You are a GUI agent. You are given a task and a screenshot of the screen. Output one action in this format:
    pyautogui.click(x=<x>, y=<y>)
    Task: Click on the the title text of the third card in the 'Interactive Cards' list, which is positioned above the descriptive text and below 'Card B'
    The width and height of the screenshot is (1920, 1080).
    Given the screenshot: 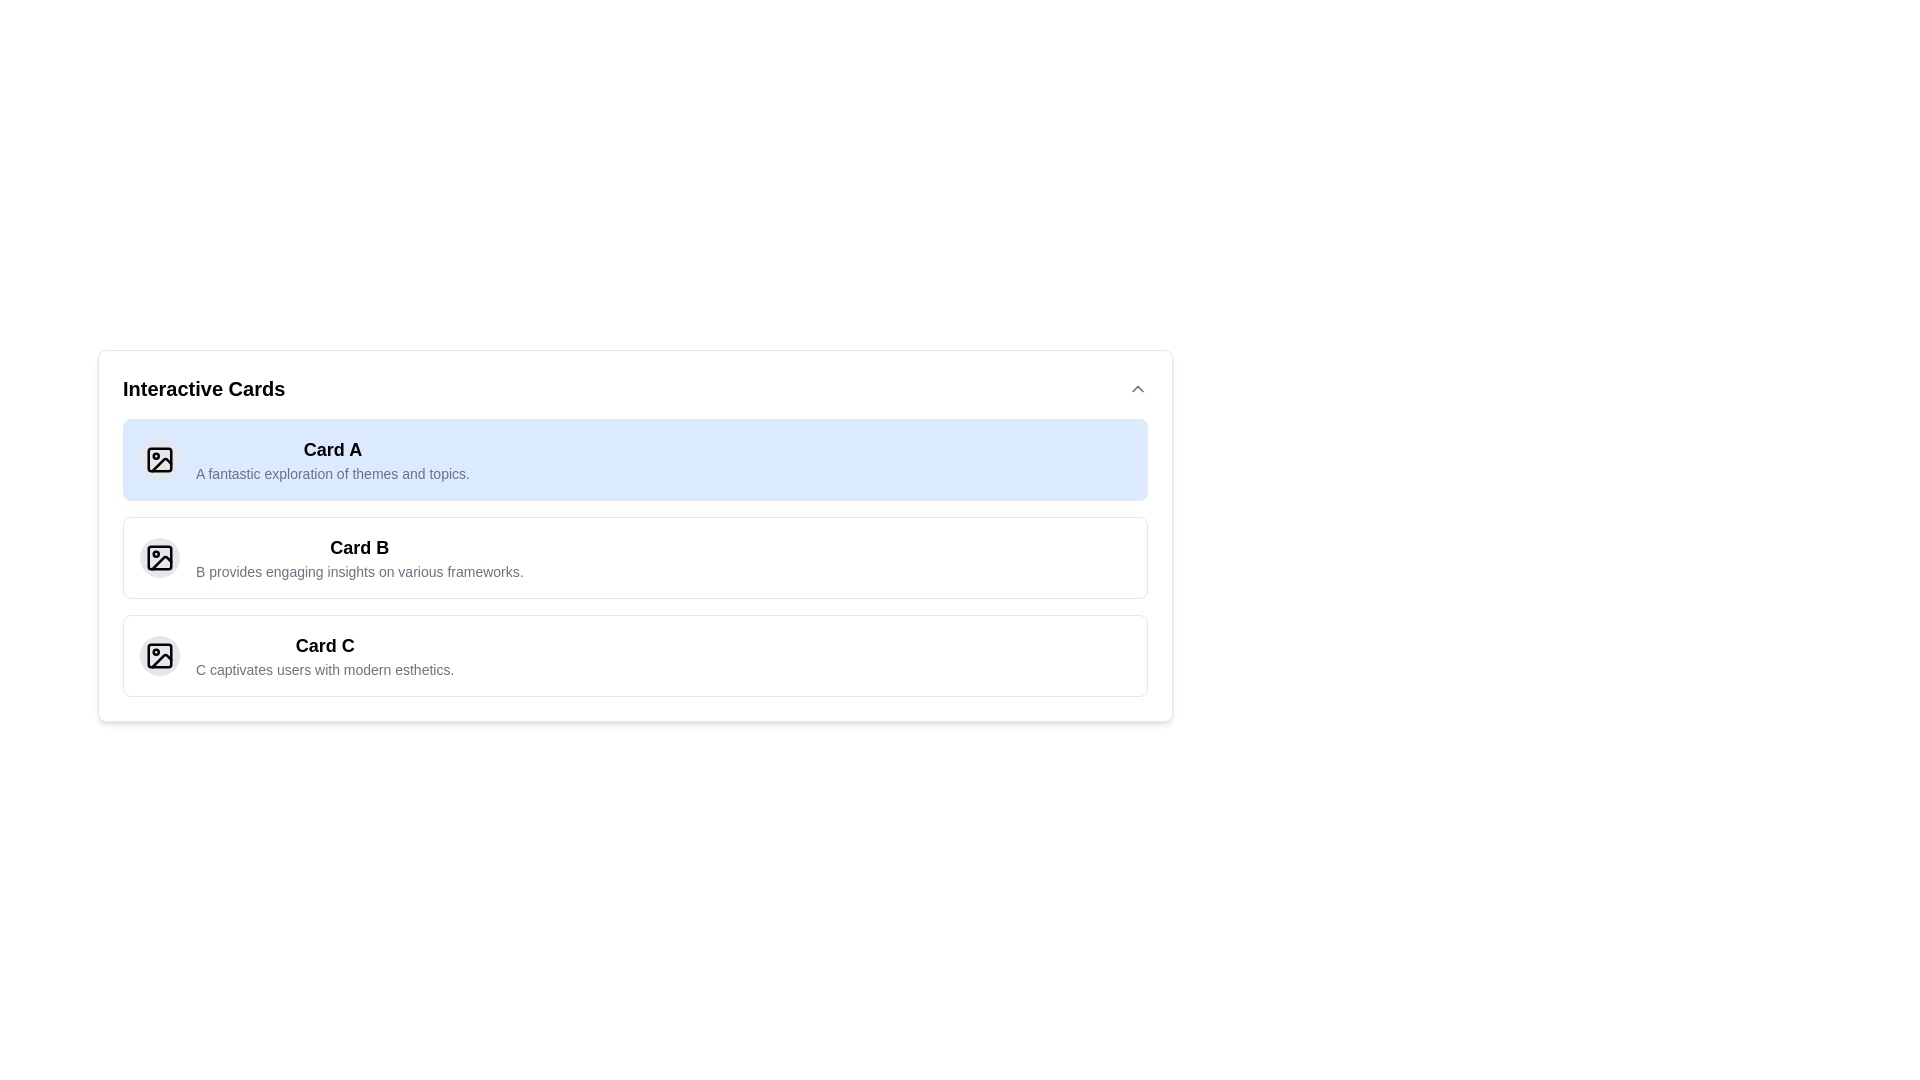 What is the action you would take?
    pyautogui.click(x=325, y=645)
    